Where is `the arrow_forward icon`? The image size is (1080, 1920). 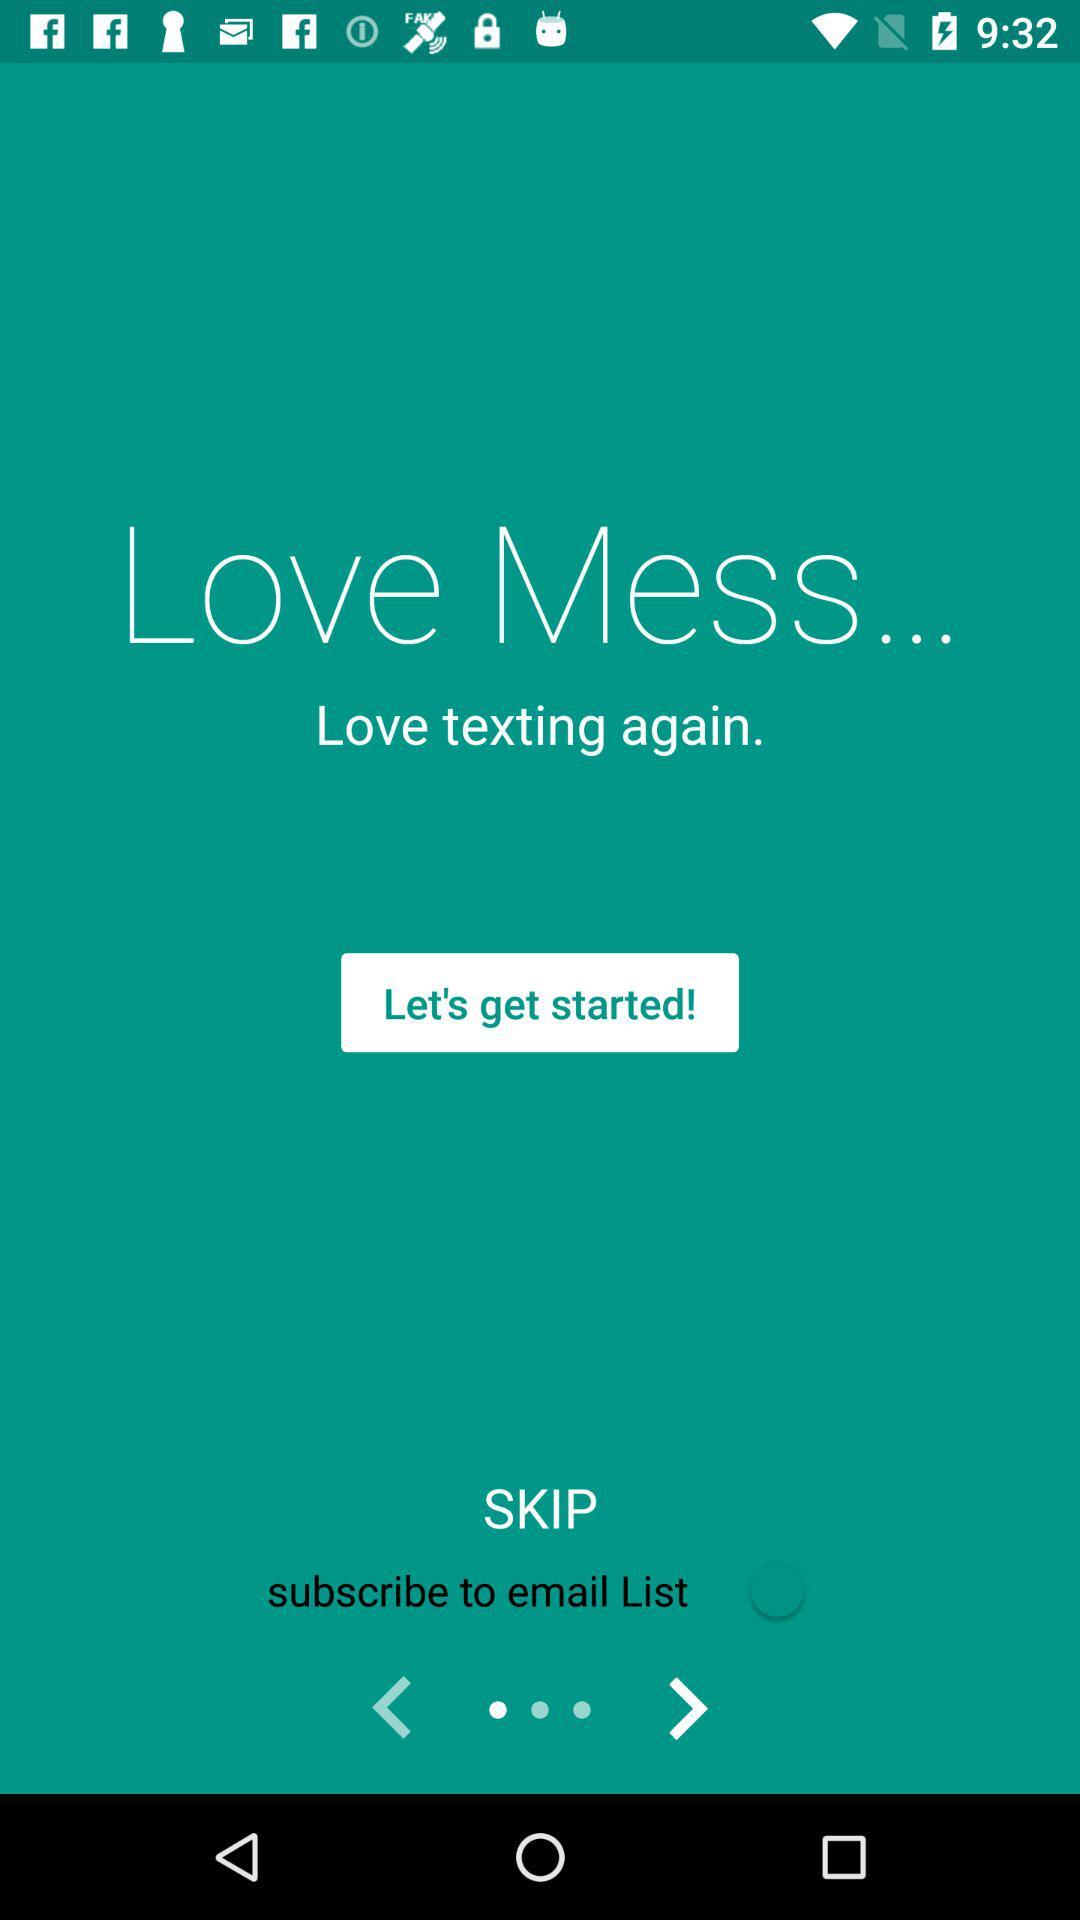
the arrow_forward icon is located at coordinates (685, 1708).